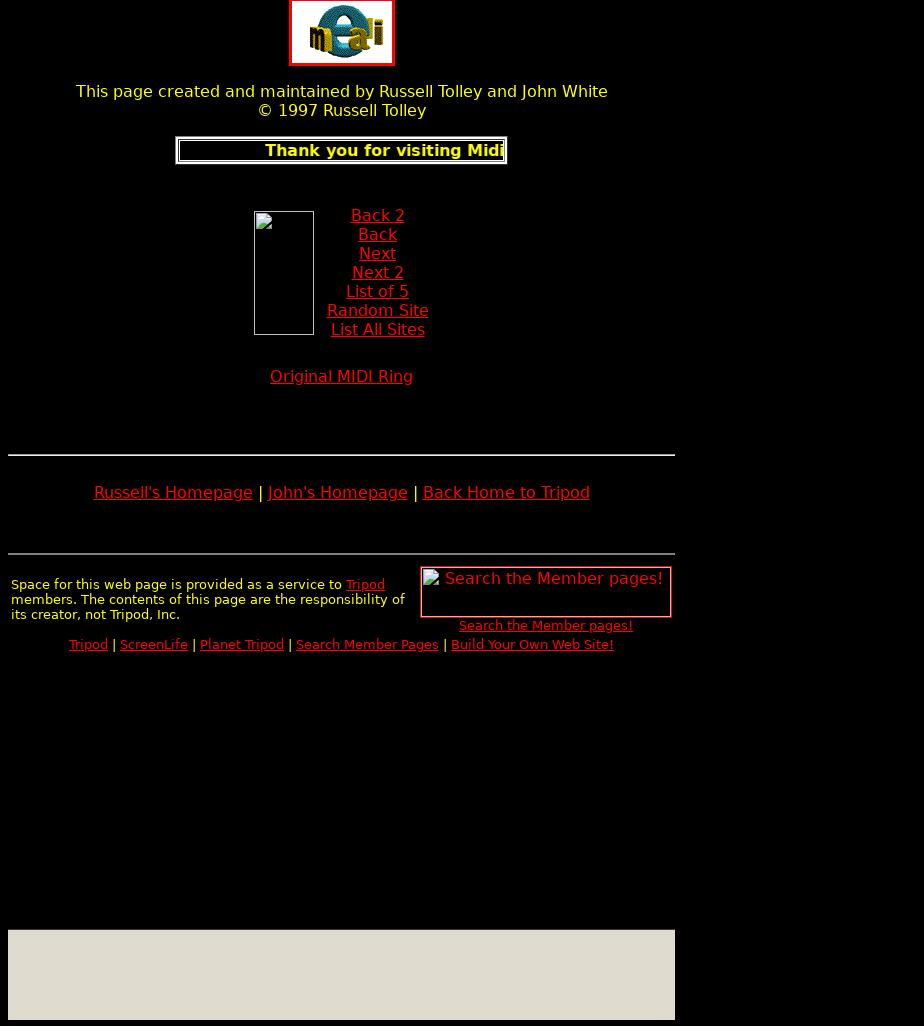 The image size is (924, 1026). Describe the element at coordinates (377, 234) in the screenshot. I see `'Back'` at that location.